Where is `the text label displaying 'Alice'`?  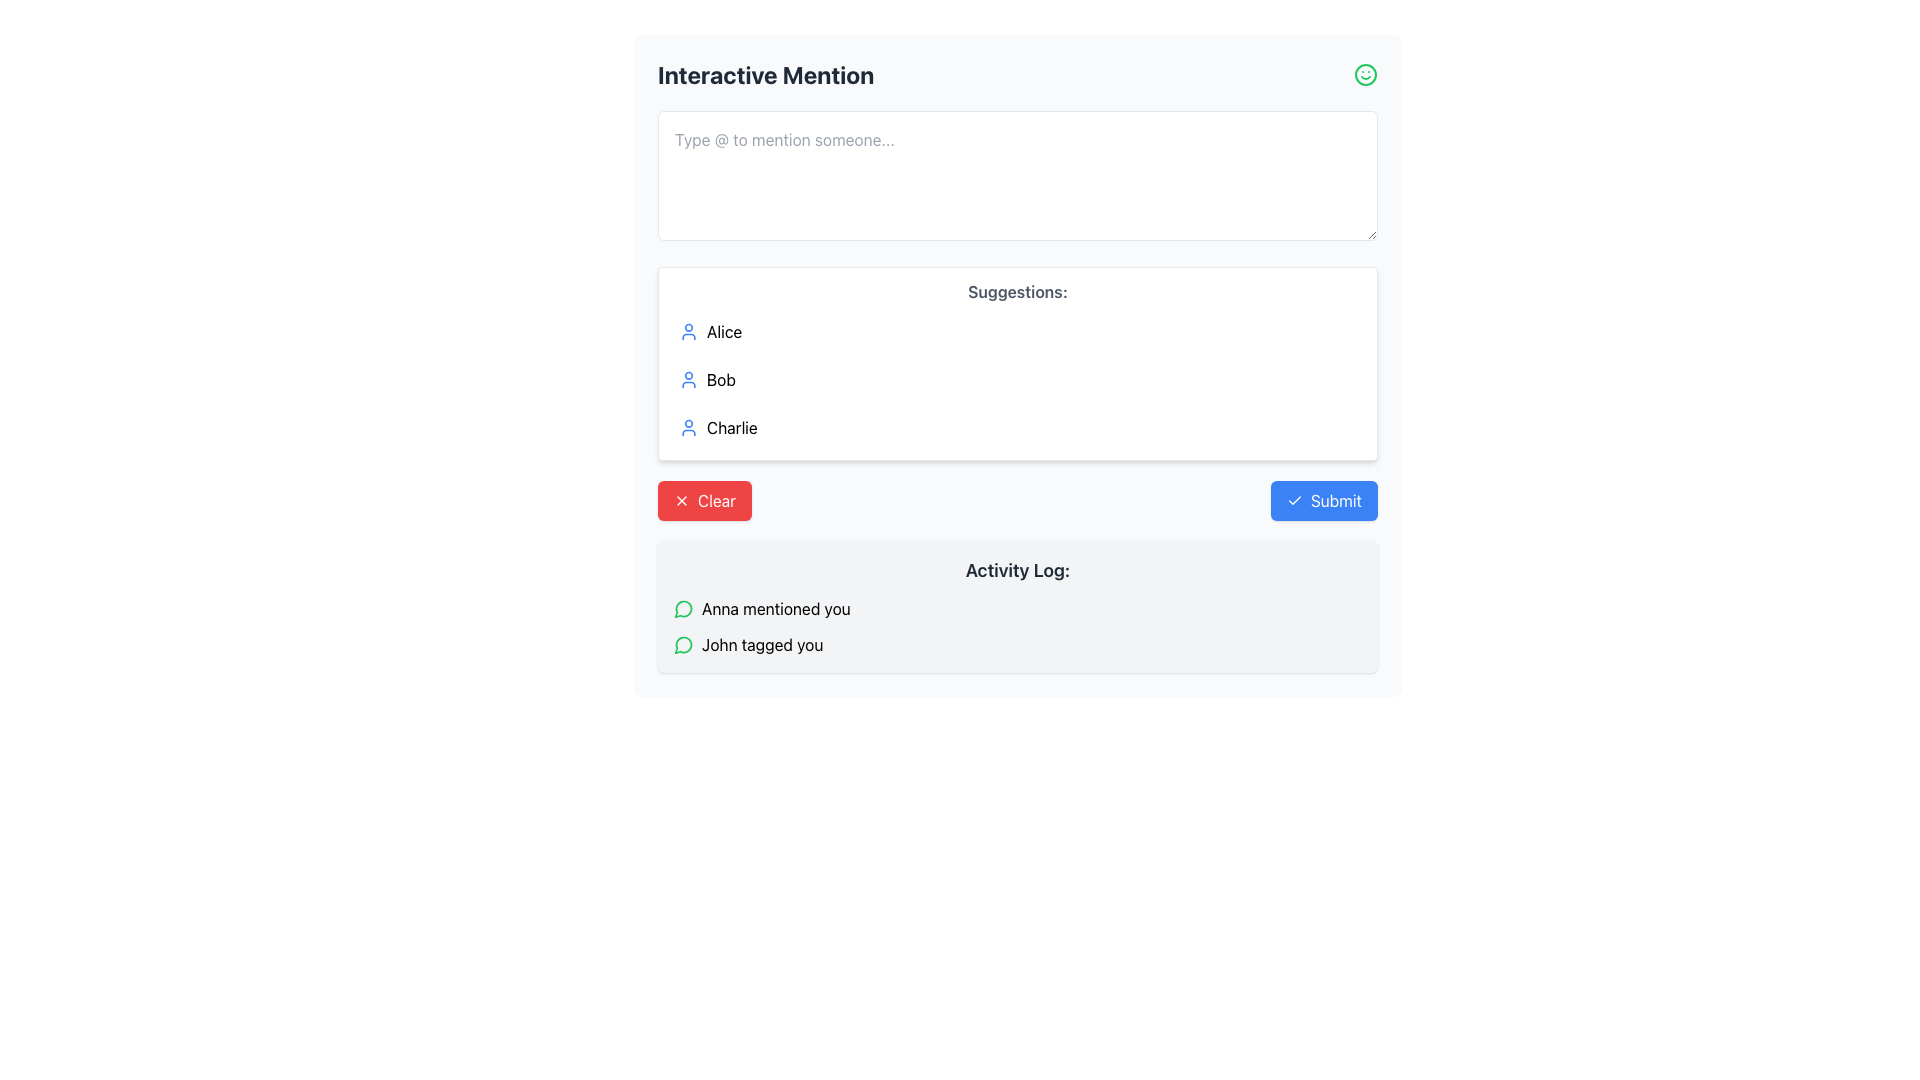 the text label displaying 'Alice' is located at coordinates (723, 330).